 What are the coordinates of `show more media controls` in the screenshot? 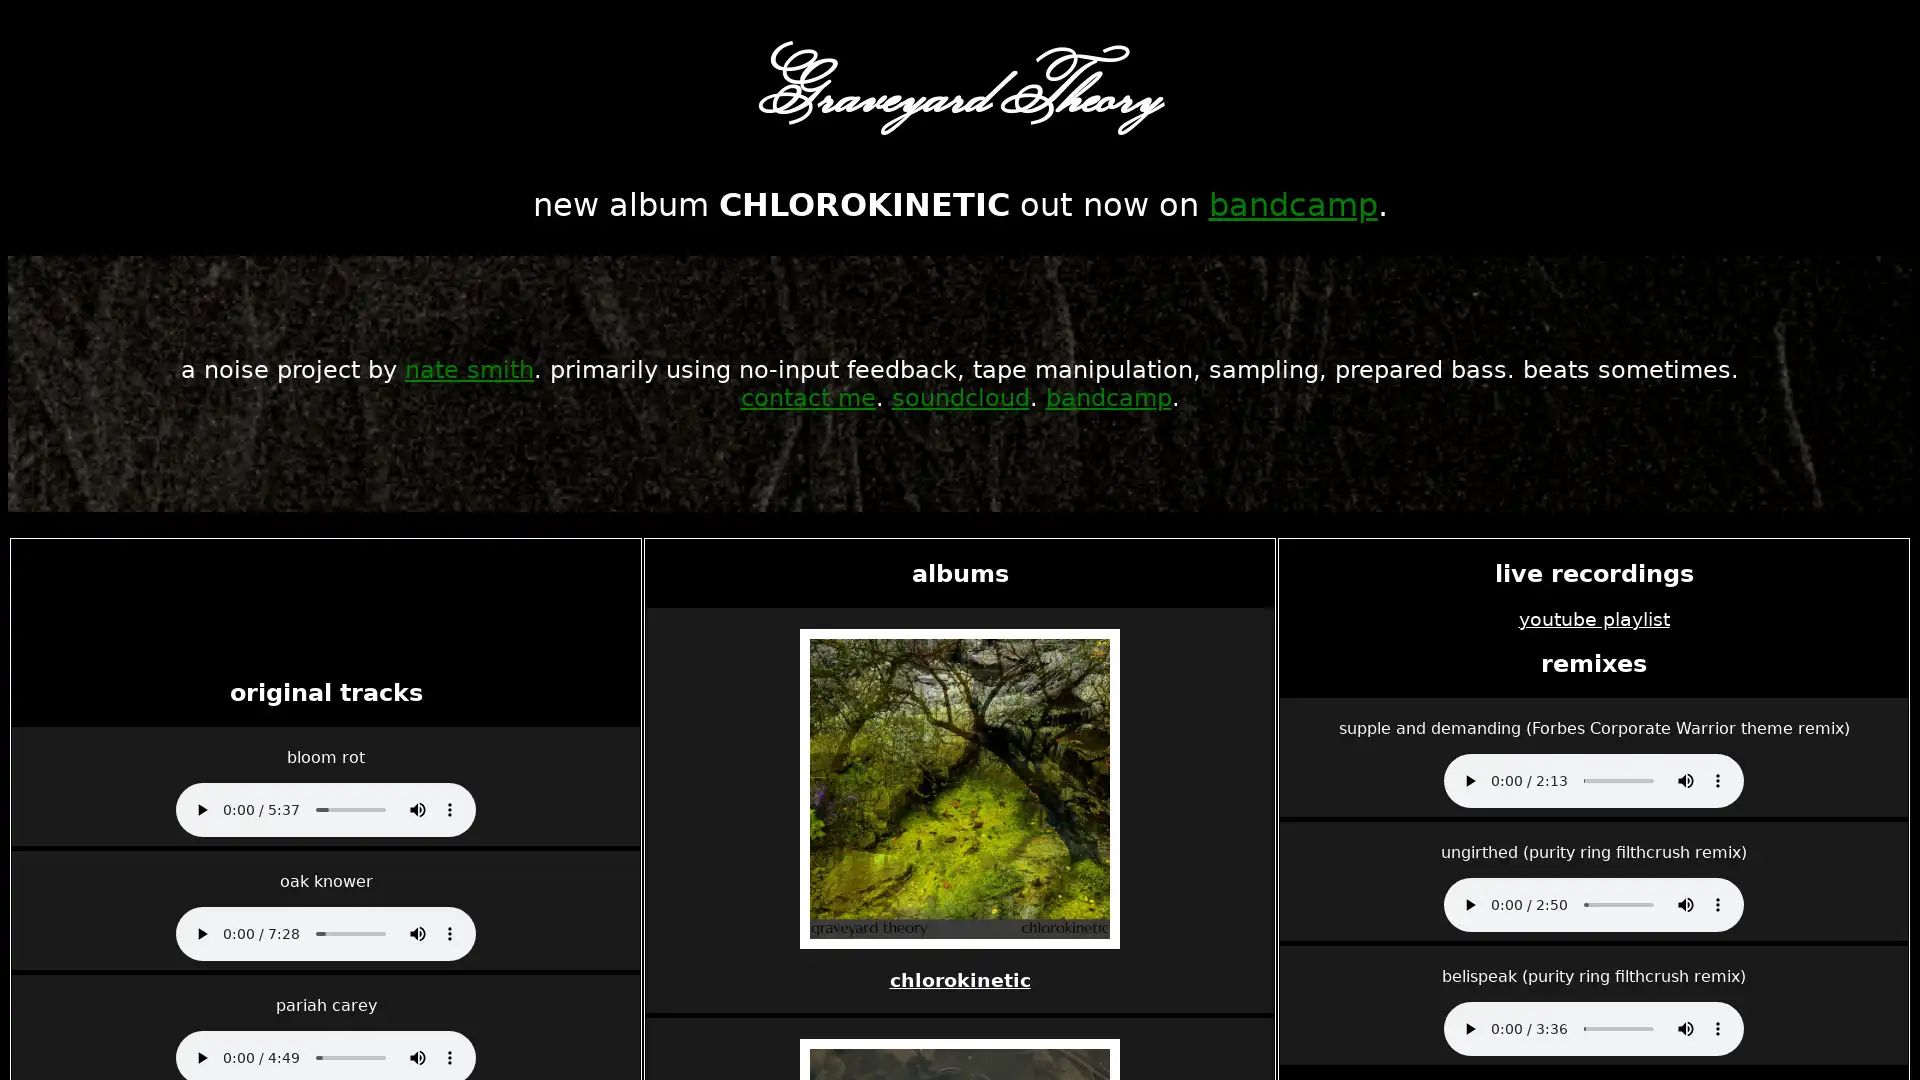 It's located at (449, 808).